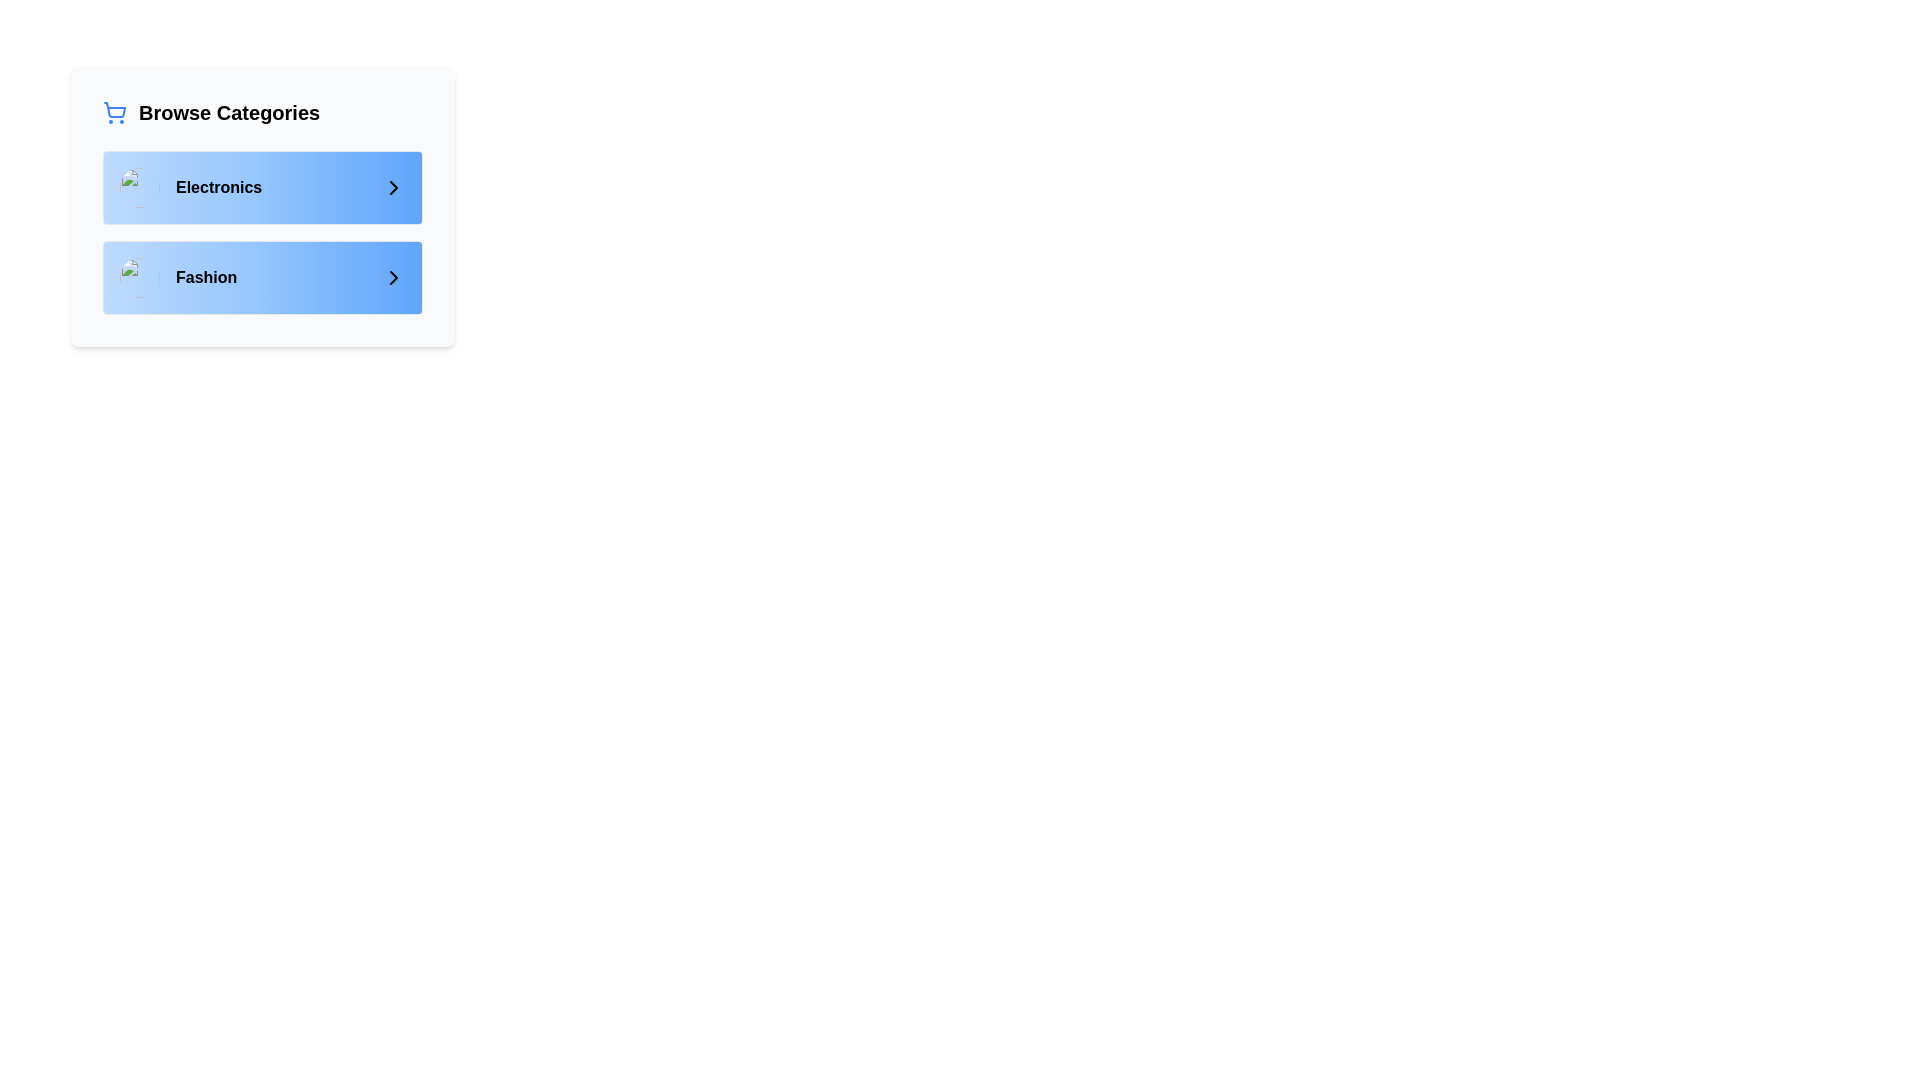 Image resolution: width=1920 pixels, height=1080 pixels. What do you see at coordinates (262, 188) in the screenshot?
I see `the 'Electronics' category selector card, which is the first item in a vertical stack` at bounding box center [262, 188].